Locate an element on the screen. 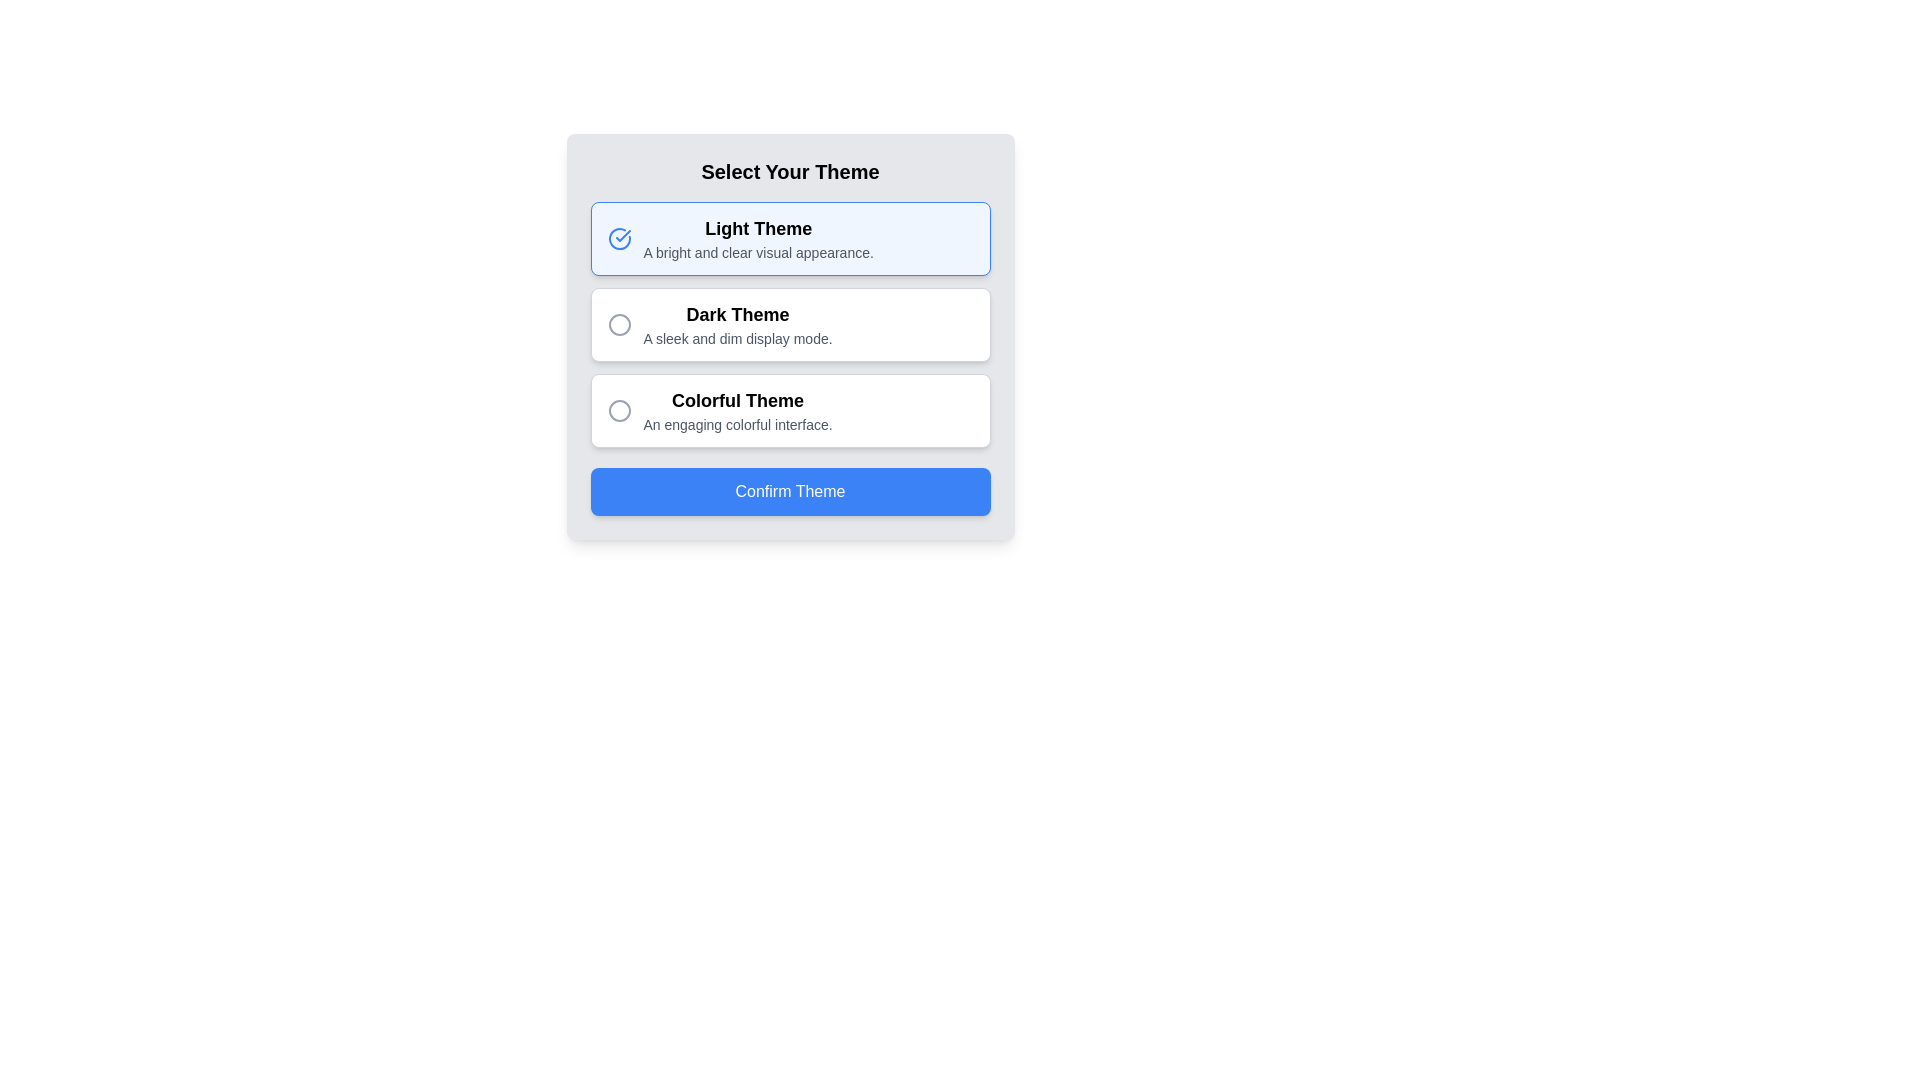 This screenshot has height=1080, width=1920. the descriptive label that provides information about the dark theme option in the theme selection menu, located between 'Light Theme' and 'Colorful Theme' is located at coordinates (737, 323).